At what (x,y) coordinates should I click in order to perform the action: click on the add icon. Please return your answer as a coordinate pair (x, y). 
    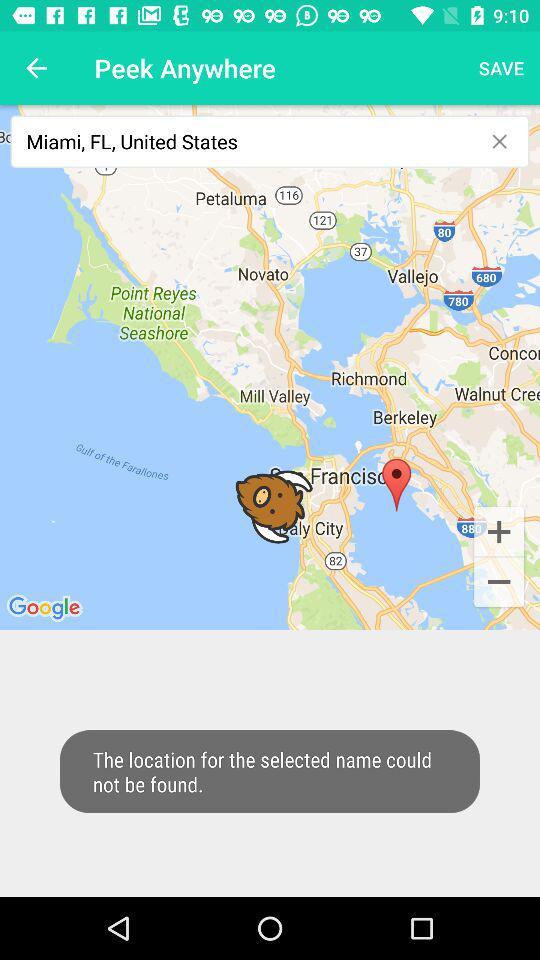
    Looking at the image, I should click on (498, 529).